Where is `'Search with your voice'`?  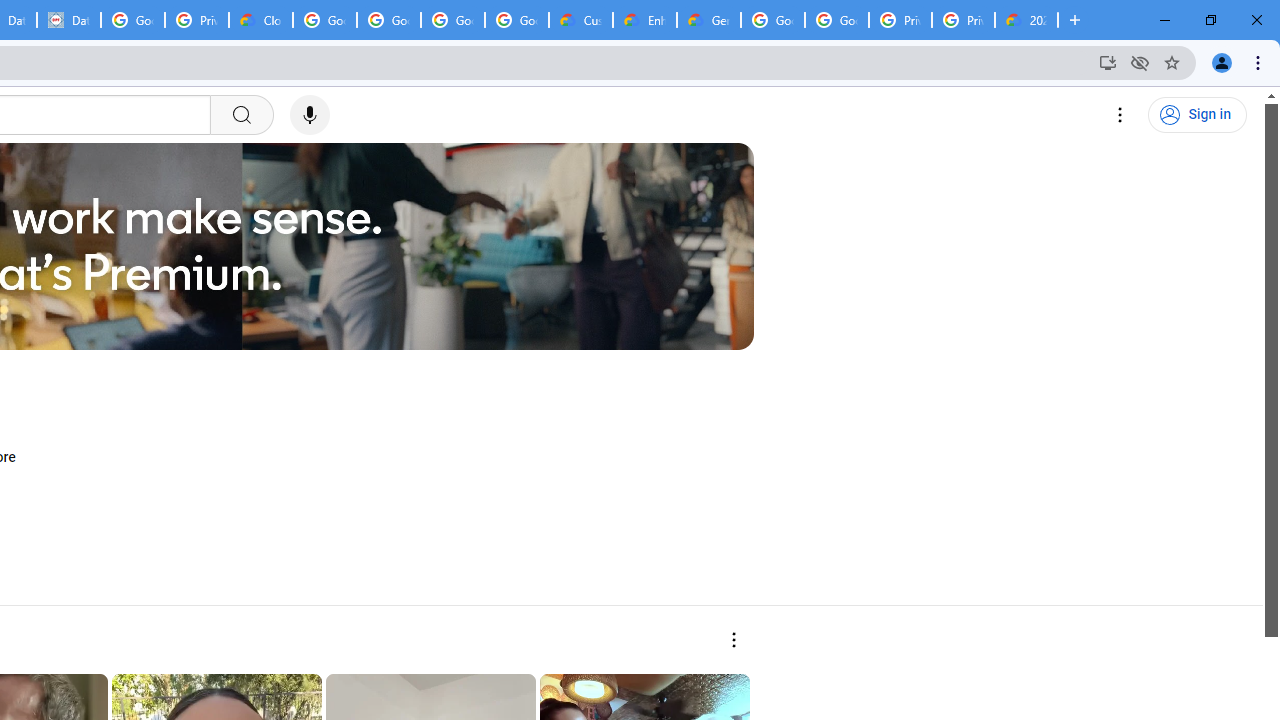 'Search with your voice' is located at coordinates (308, 115).